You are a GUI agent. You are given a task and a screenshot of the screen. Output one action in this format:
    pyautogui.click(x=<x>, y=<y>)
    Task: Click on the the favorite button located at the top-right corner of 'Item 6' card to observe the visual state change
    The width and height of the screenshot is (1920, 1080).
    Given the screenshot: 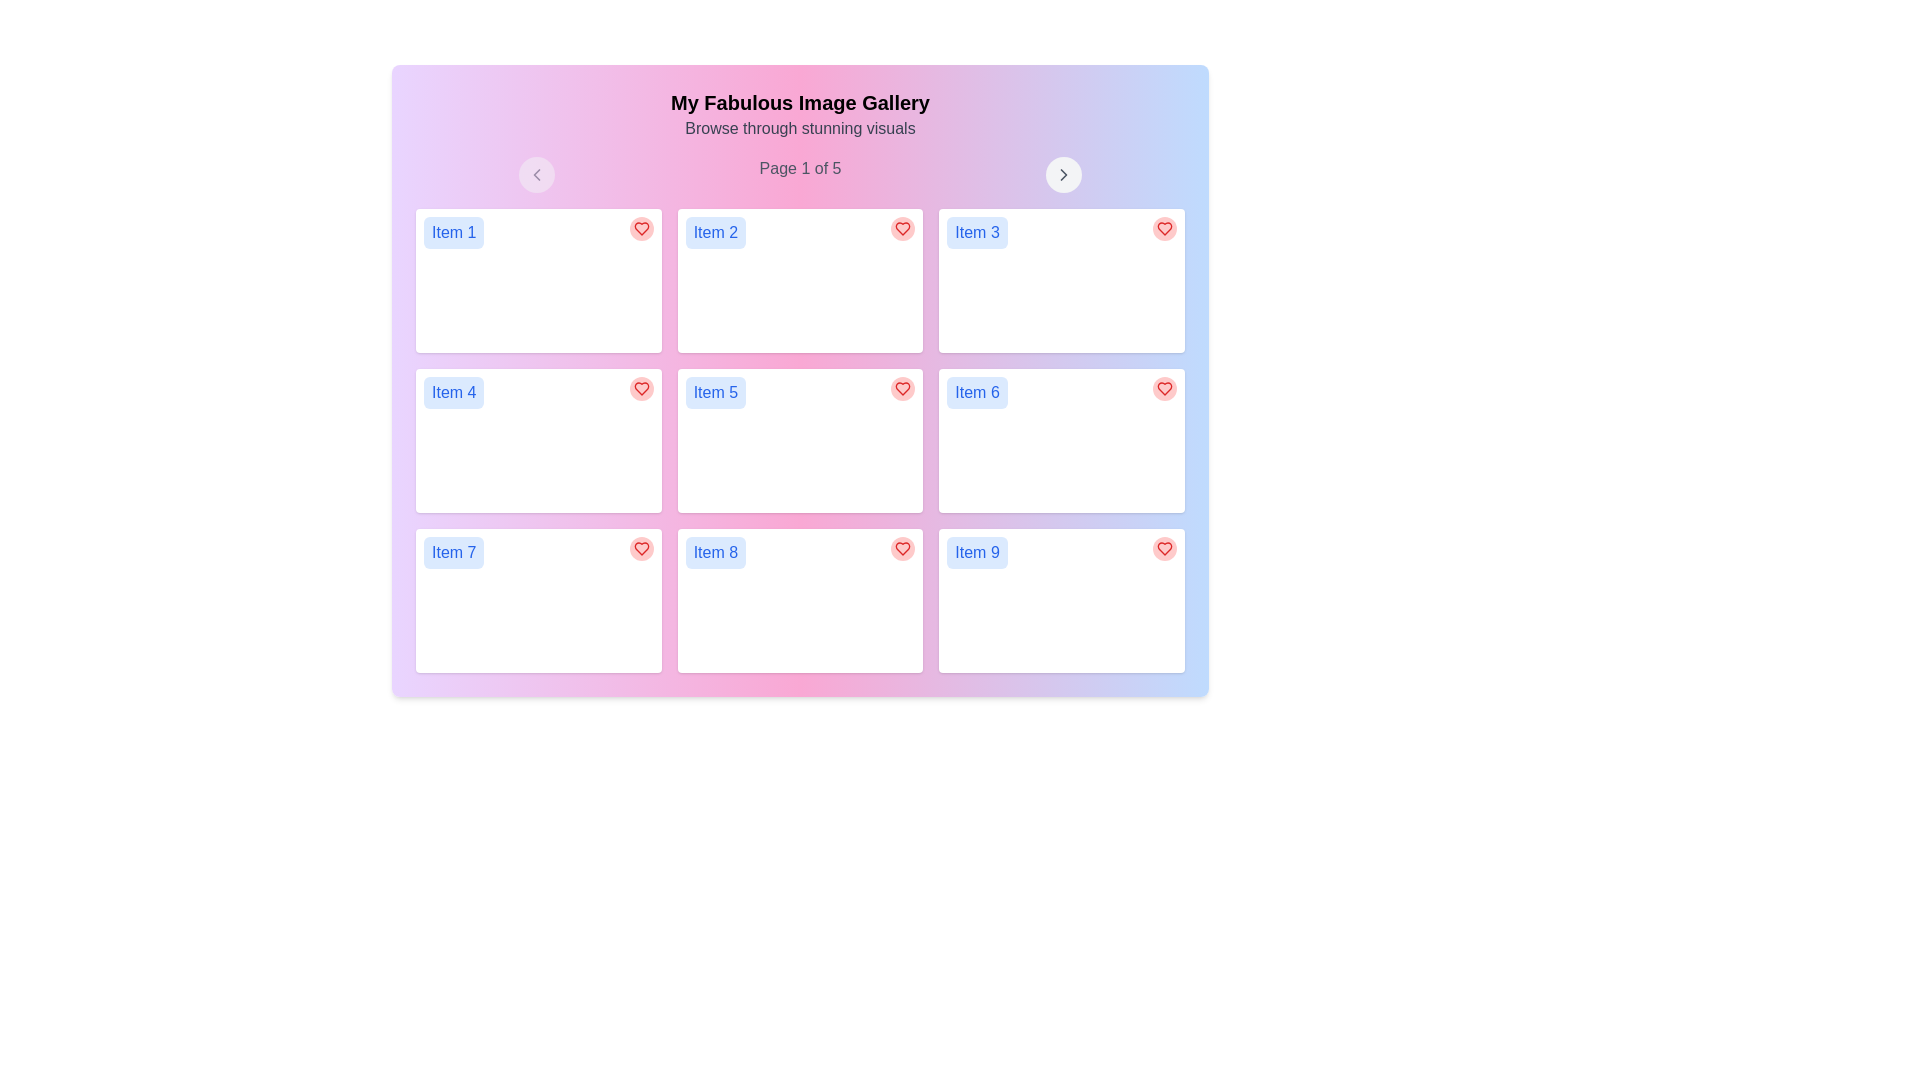 What is the action you would take?
    pyautogui.click(x=1165, y=389)
    